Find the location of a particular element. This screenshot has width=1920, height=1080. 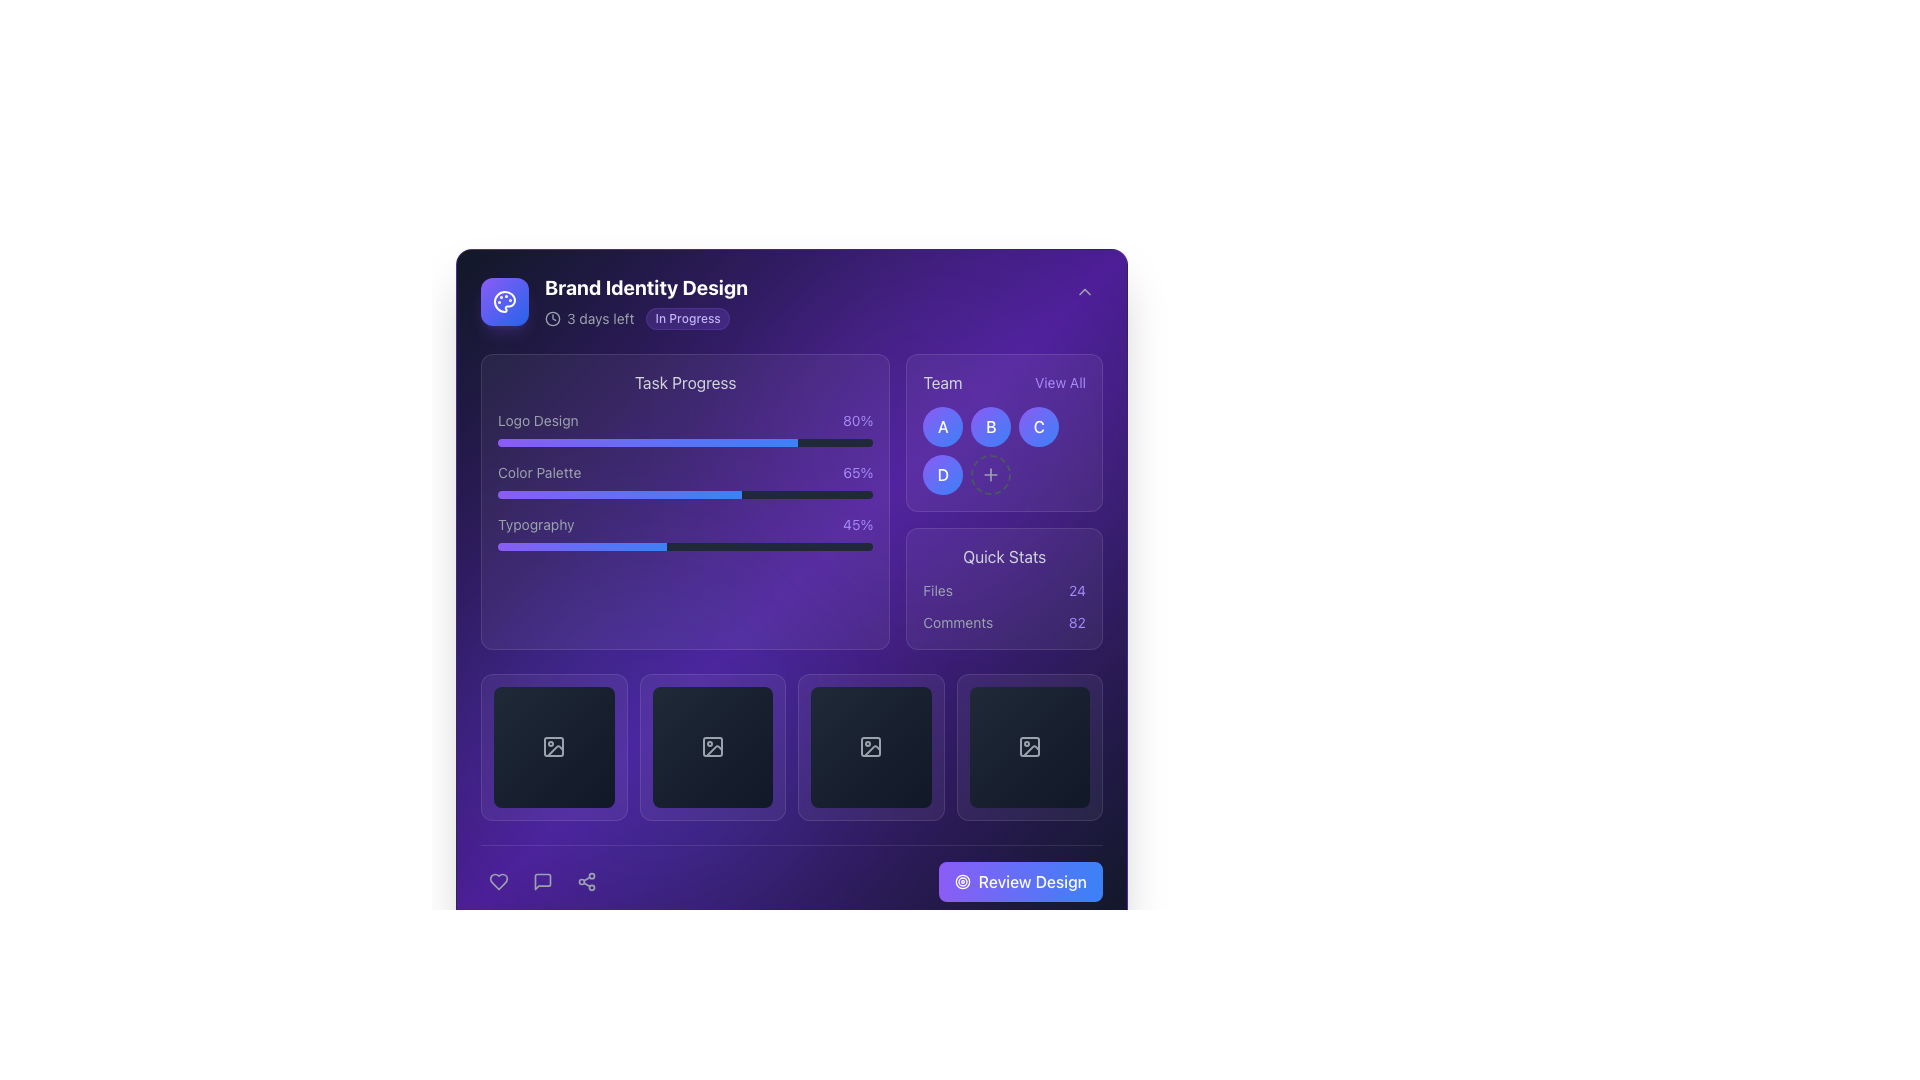

the icon associated with the project 'Brand Identity Design', located at the top-left corner of the card labeled 'Brand Identity Design' is located at coordinates (504, 301).